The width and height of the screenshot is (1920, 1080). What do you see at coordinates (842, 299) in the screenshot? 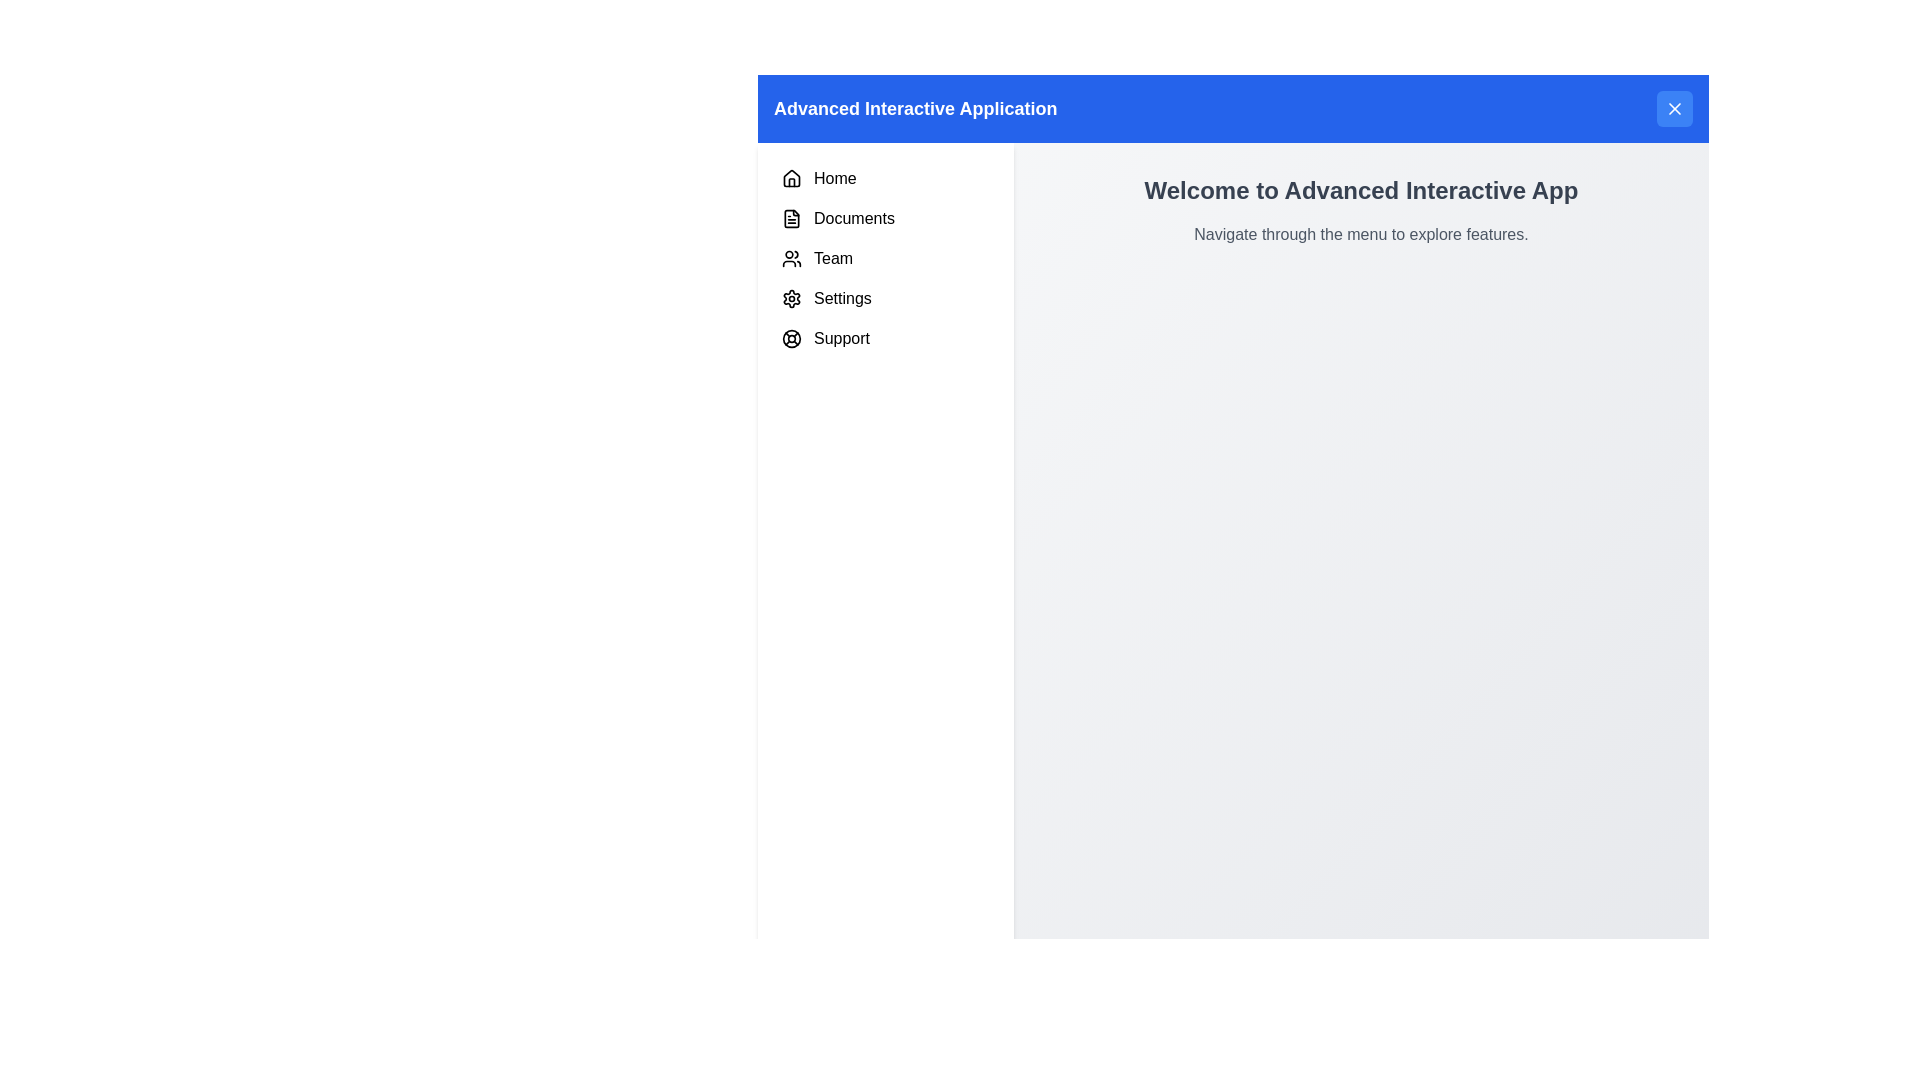
I see `the 'Settings' text label in the vertical side menu, which is the fourth item from the top, located between 'Team' and 'Support'` at bounding box center [842, 299].